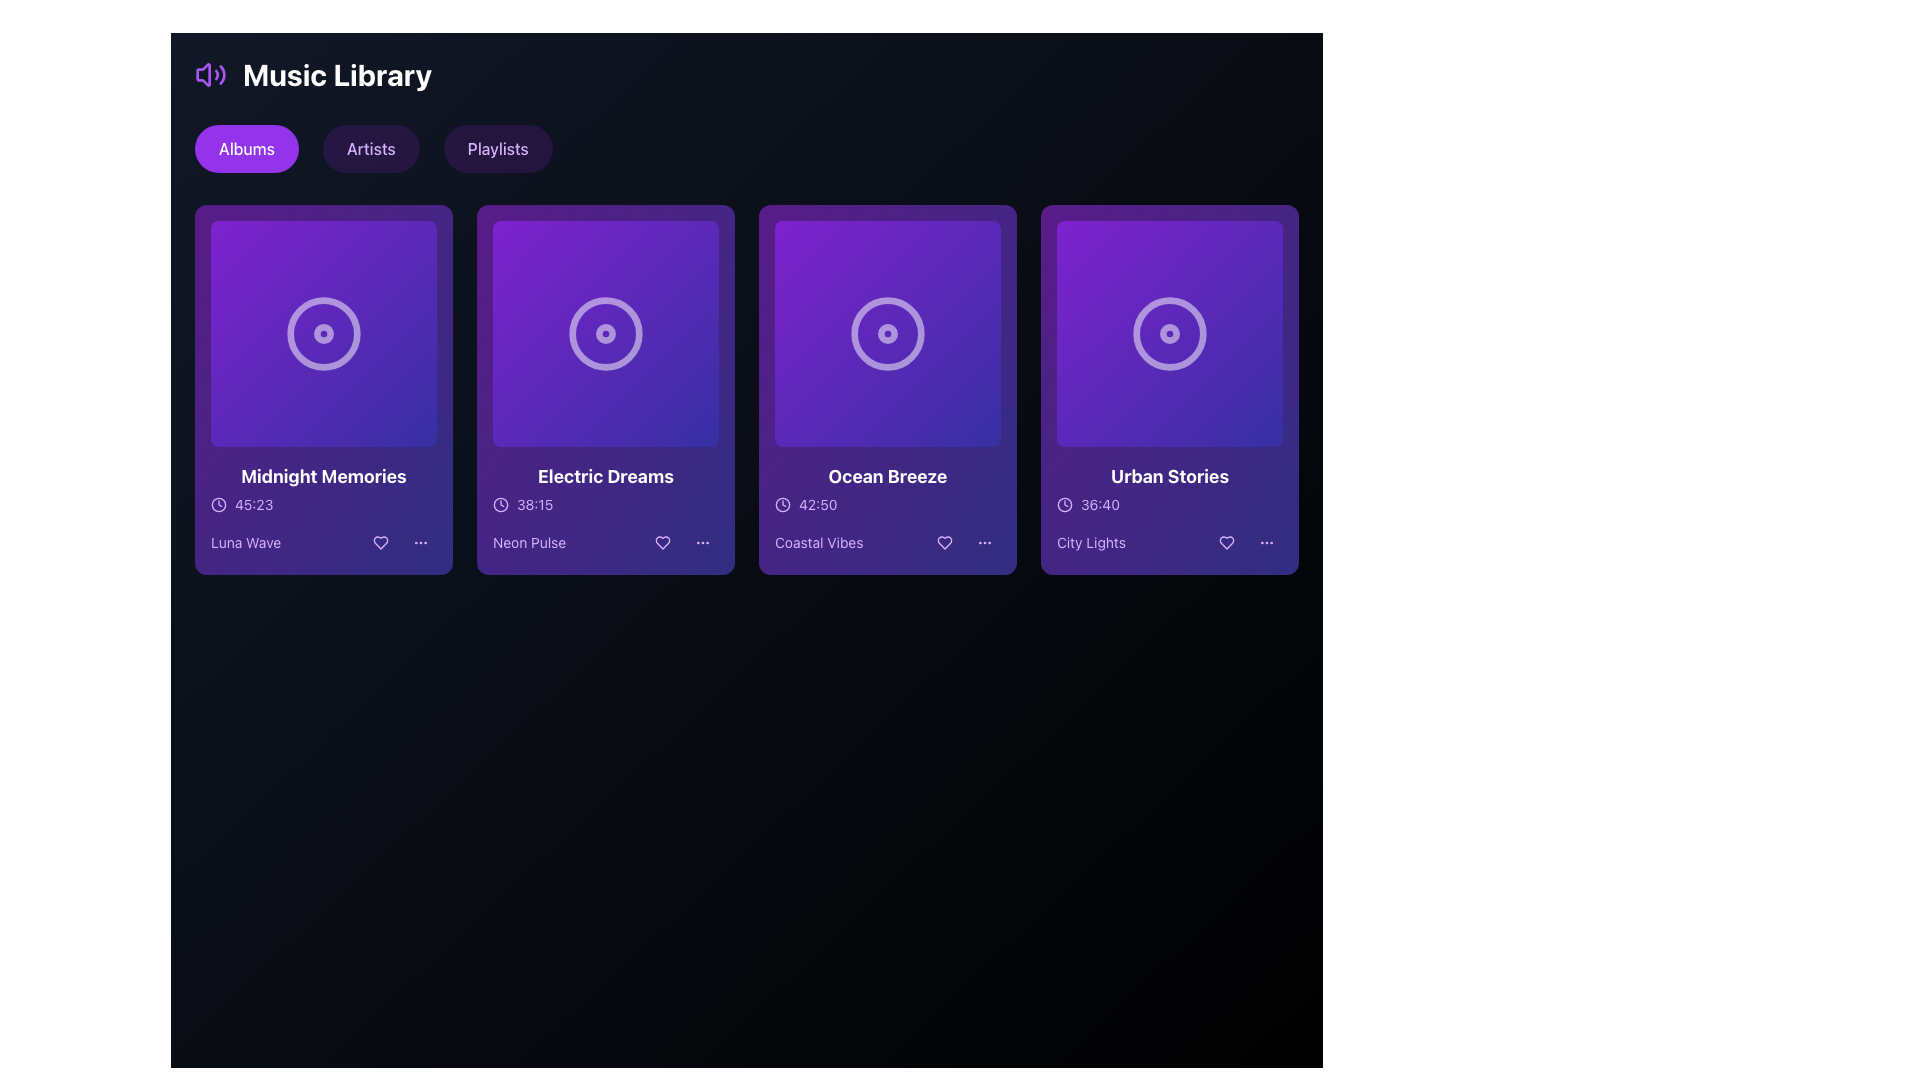 The image size is (1920, 1080). What do you see at coordinates (1099, 504) in the screenshot?
I see `the text label displaying the duration or playtime of the album 'Urban Stories'` at bounding box center [1099, 504].